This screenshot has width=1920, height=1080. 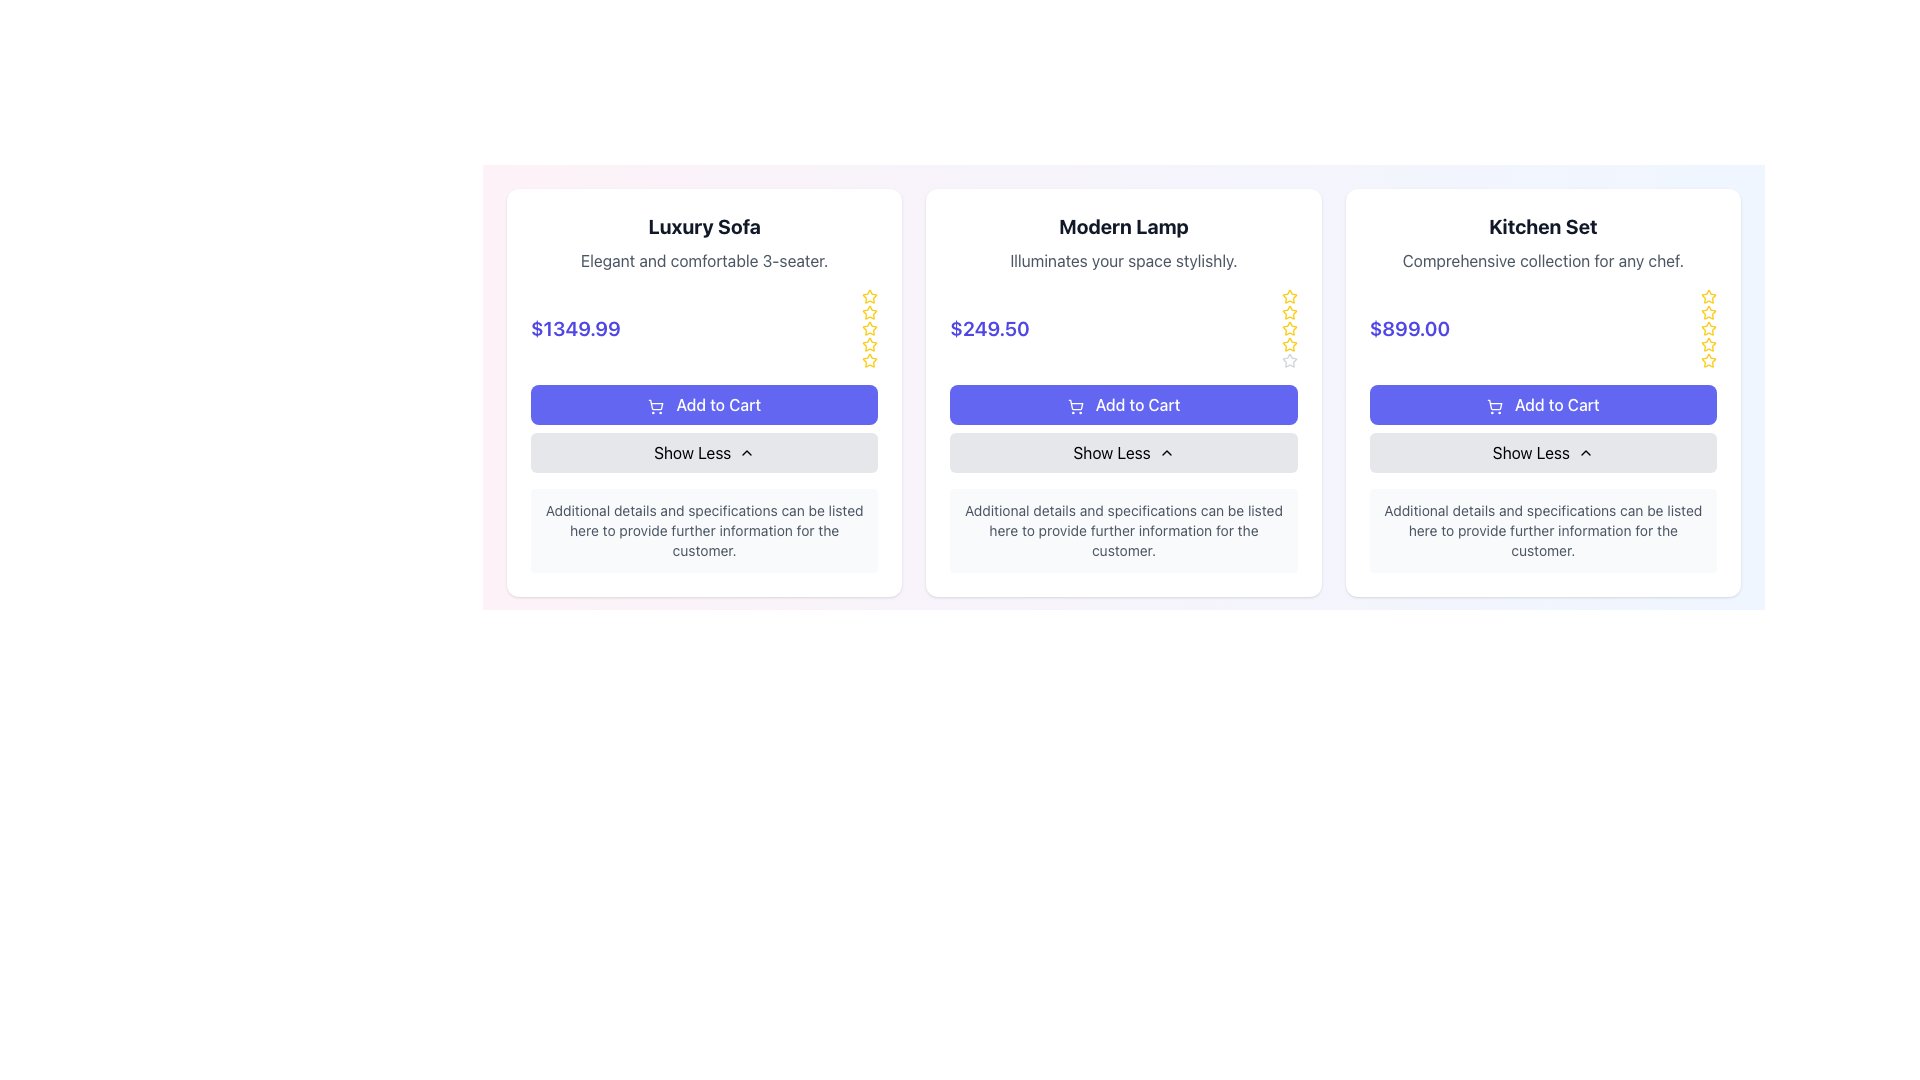 I want to click on the fourth star icon, so click(x=1707, y=327).